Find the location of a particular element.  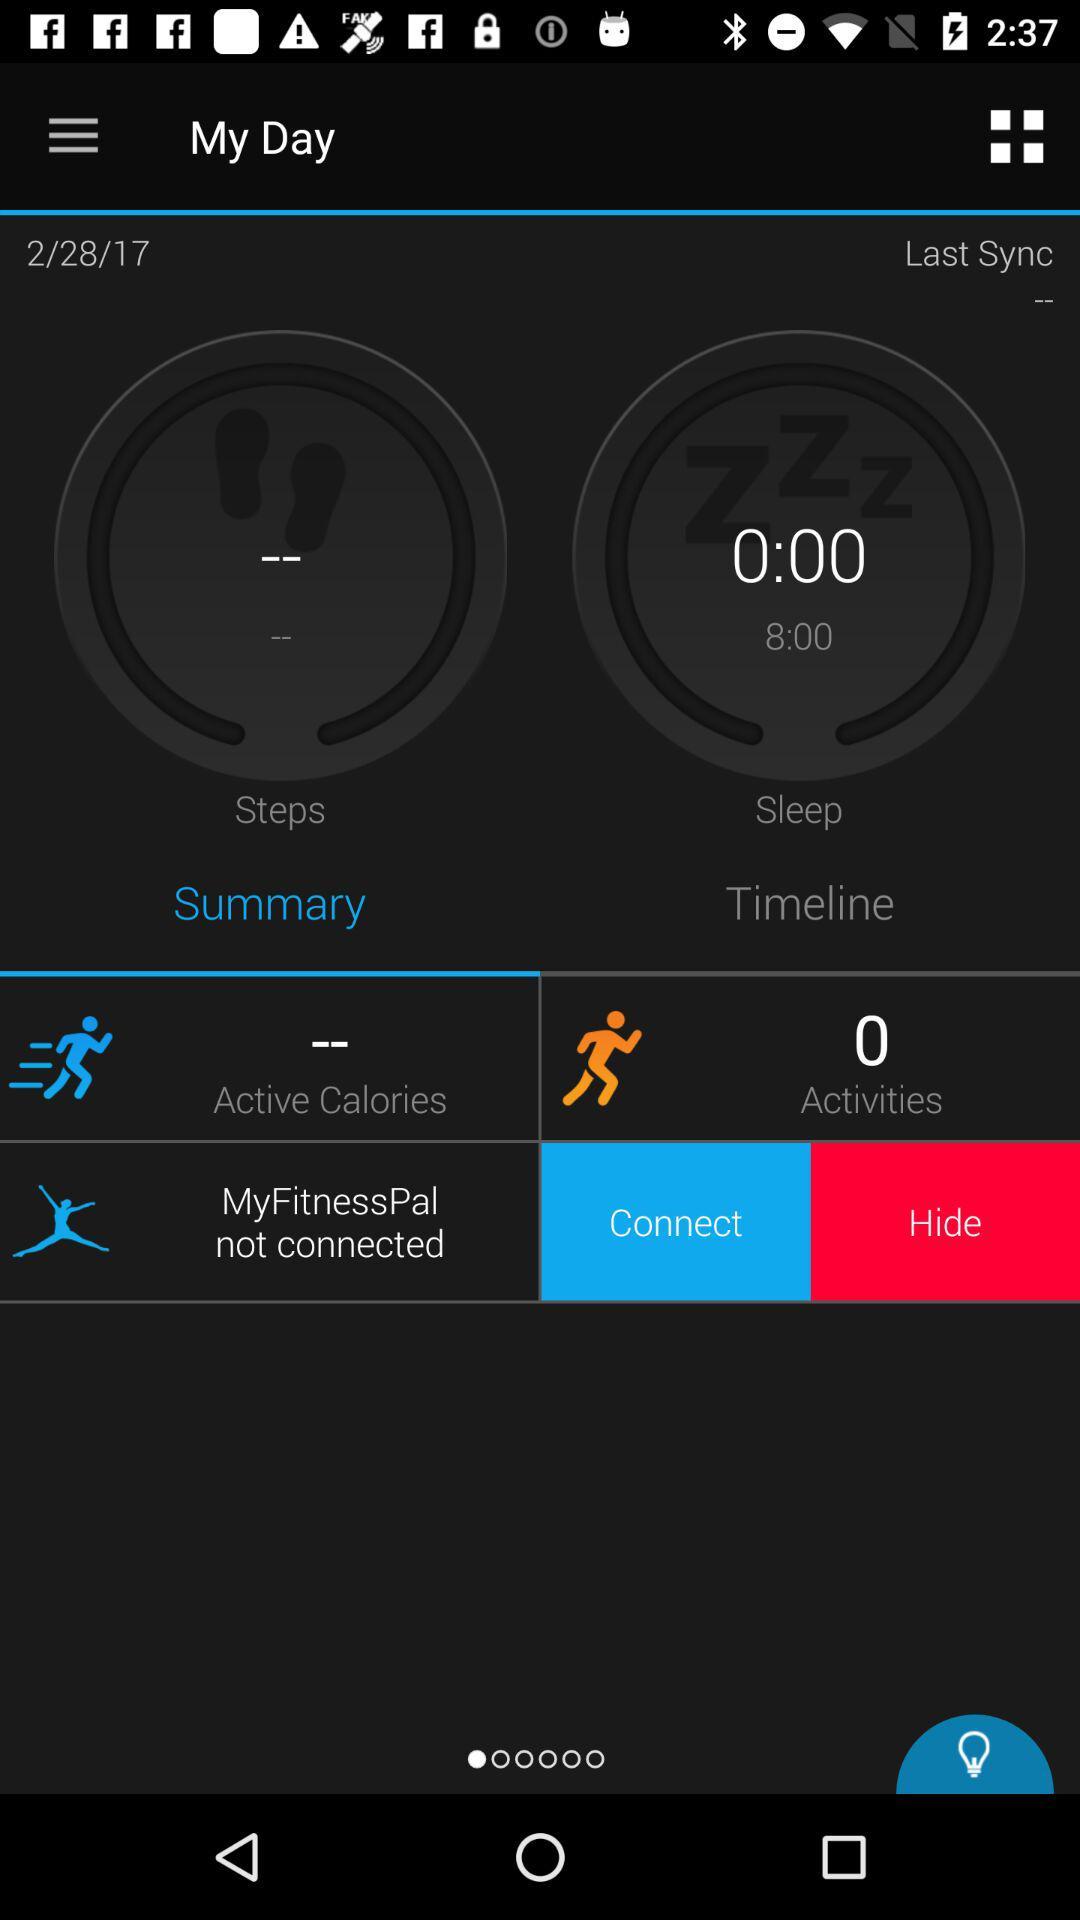

icon next to my day is located at coordinates (1017, 135).